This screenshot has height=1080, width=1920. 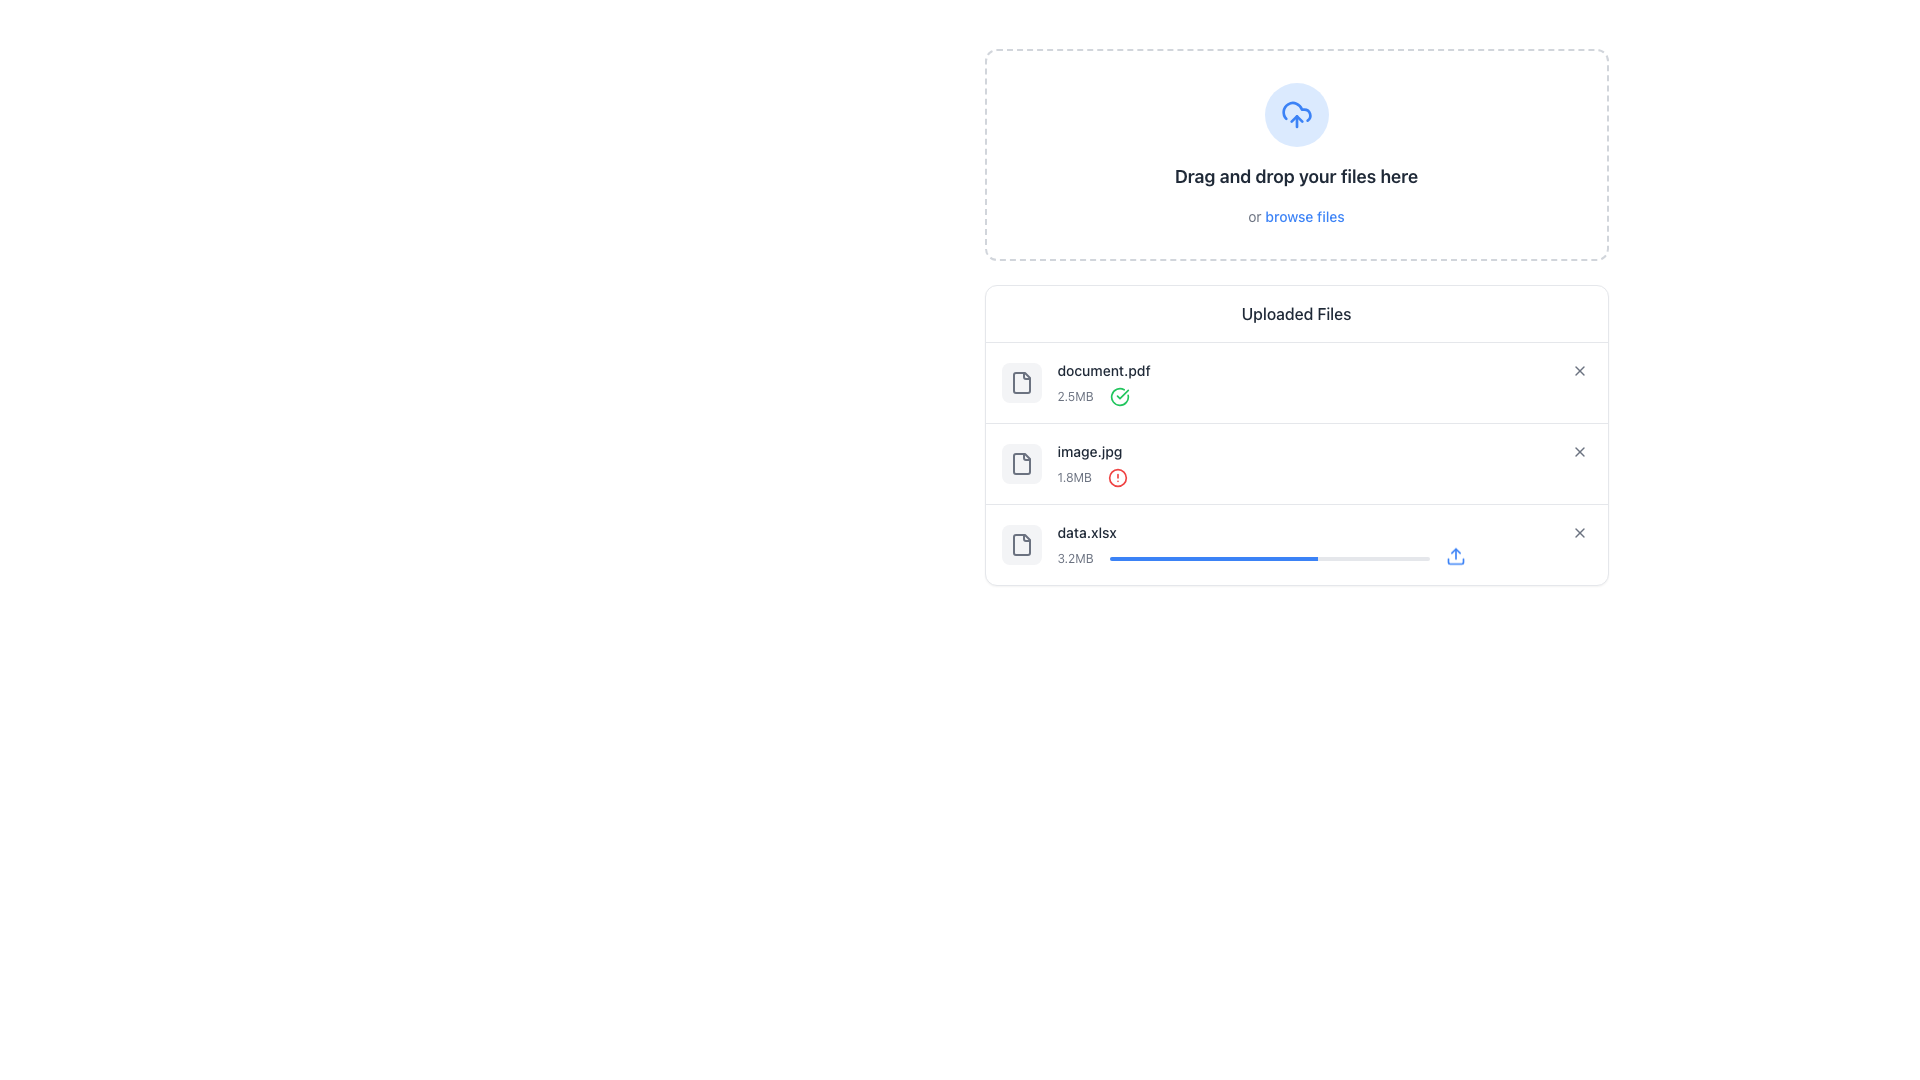 I want to click on the file resource icon located in the file upload section to identify the file type or status, so click(x=1021, y=544).